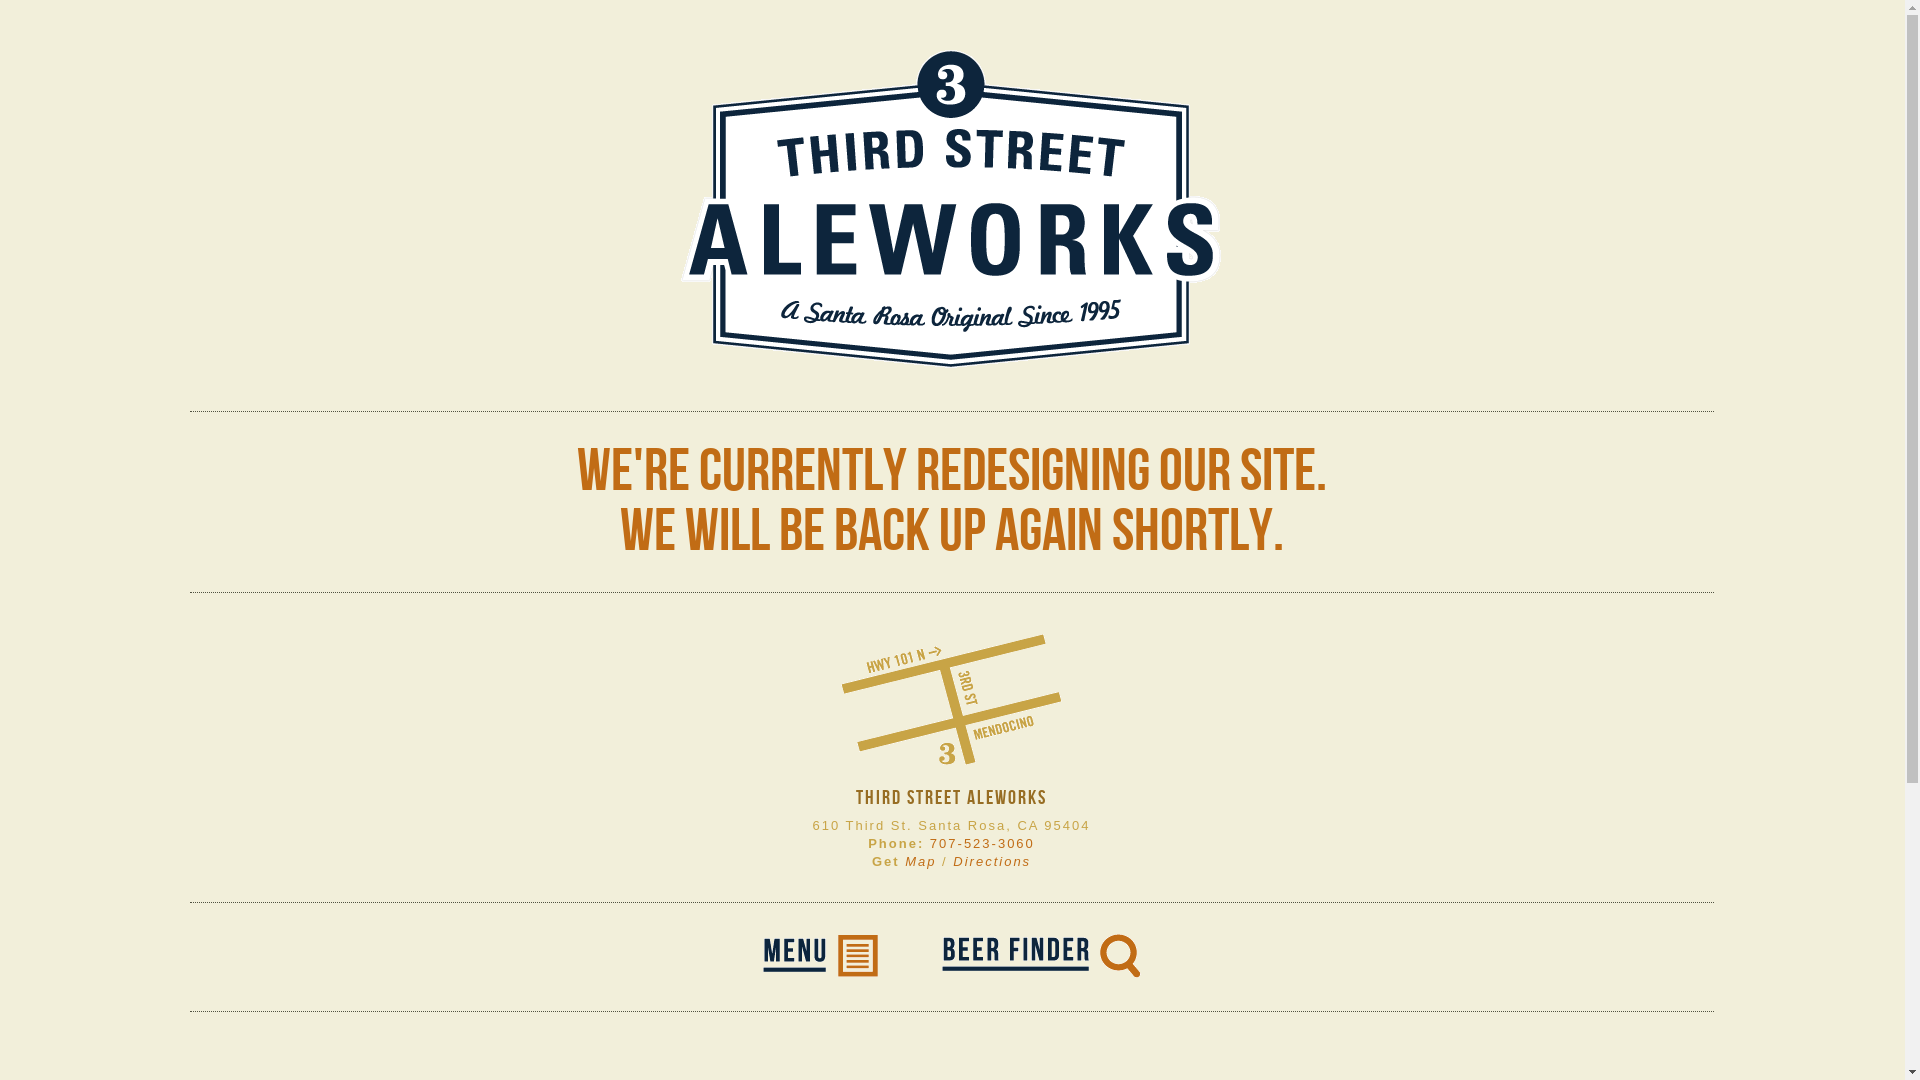 The image size is (1920, 1080). Describe the element at coordinates (929, 843) in the screenshot. I see `'707-523-3060'` at that location.